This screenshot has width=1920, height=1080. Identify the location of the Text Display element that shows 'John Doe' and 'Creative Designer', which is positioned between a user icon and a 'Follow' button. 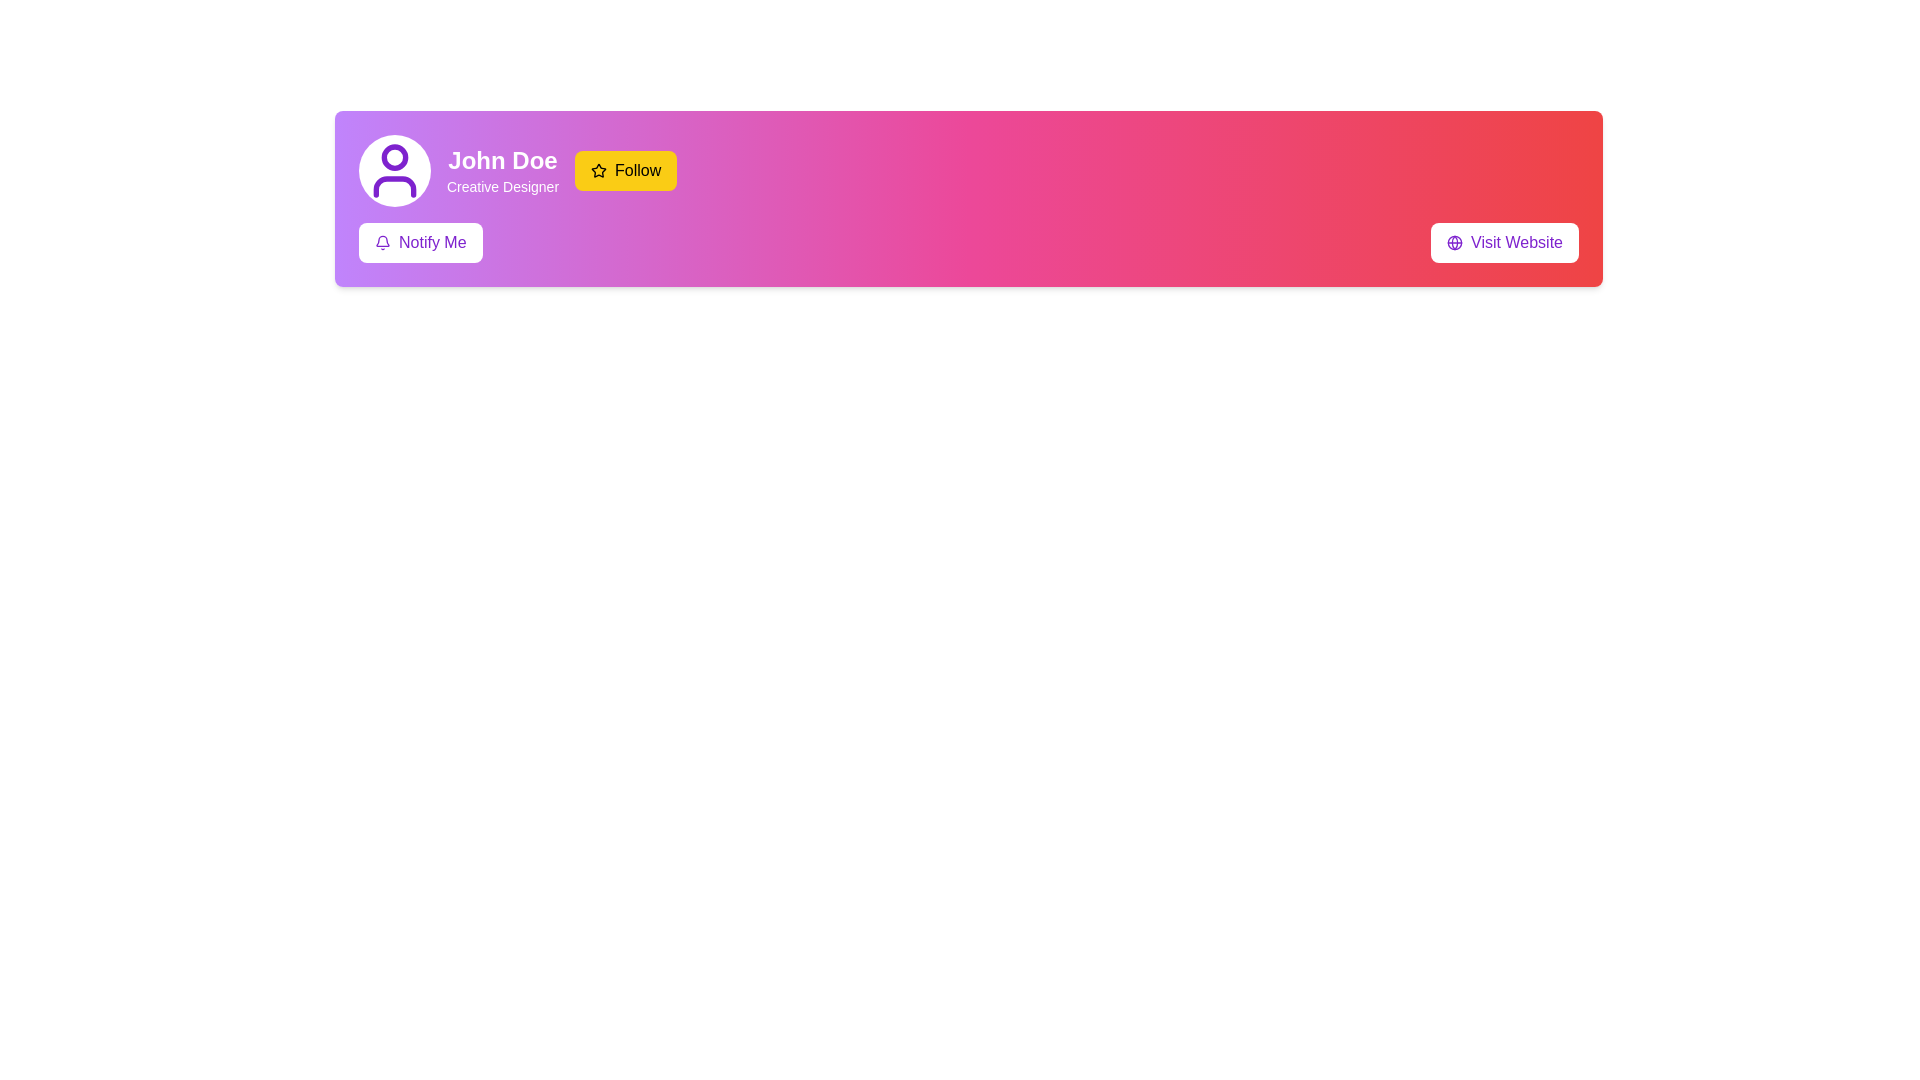
(503, 169).